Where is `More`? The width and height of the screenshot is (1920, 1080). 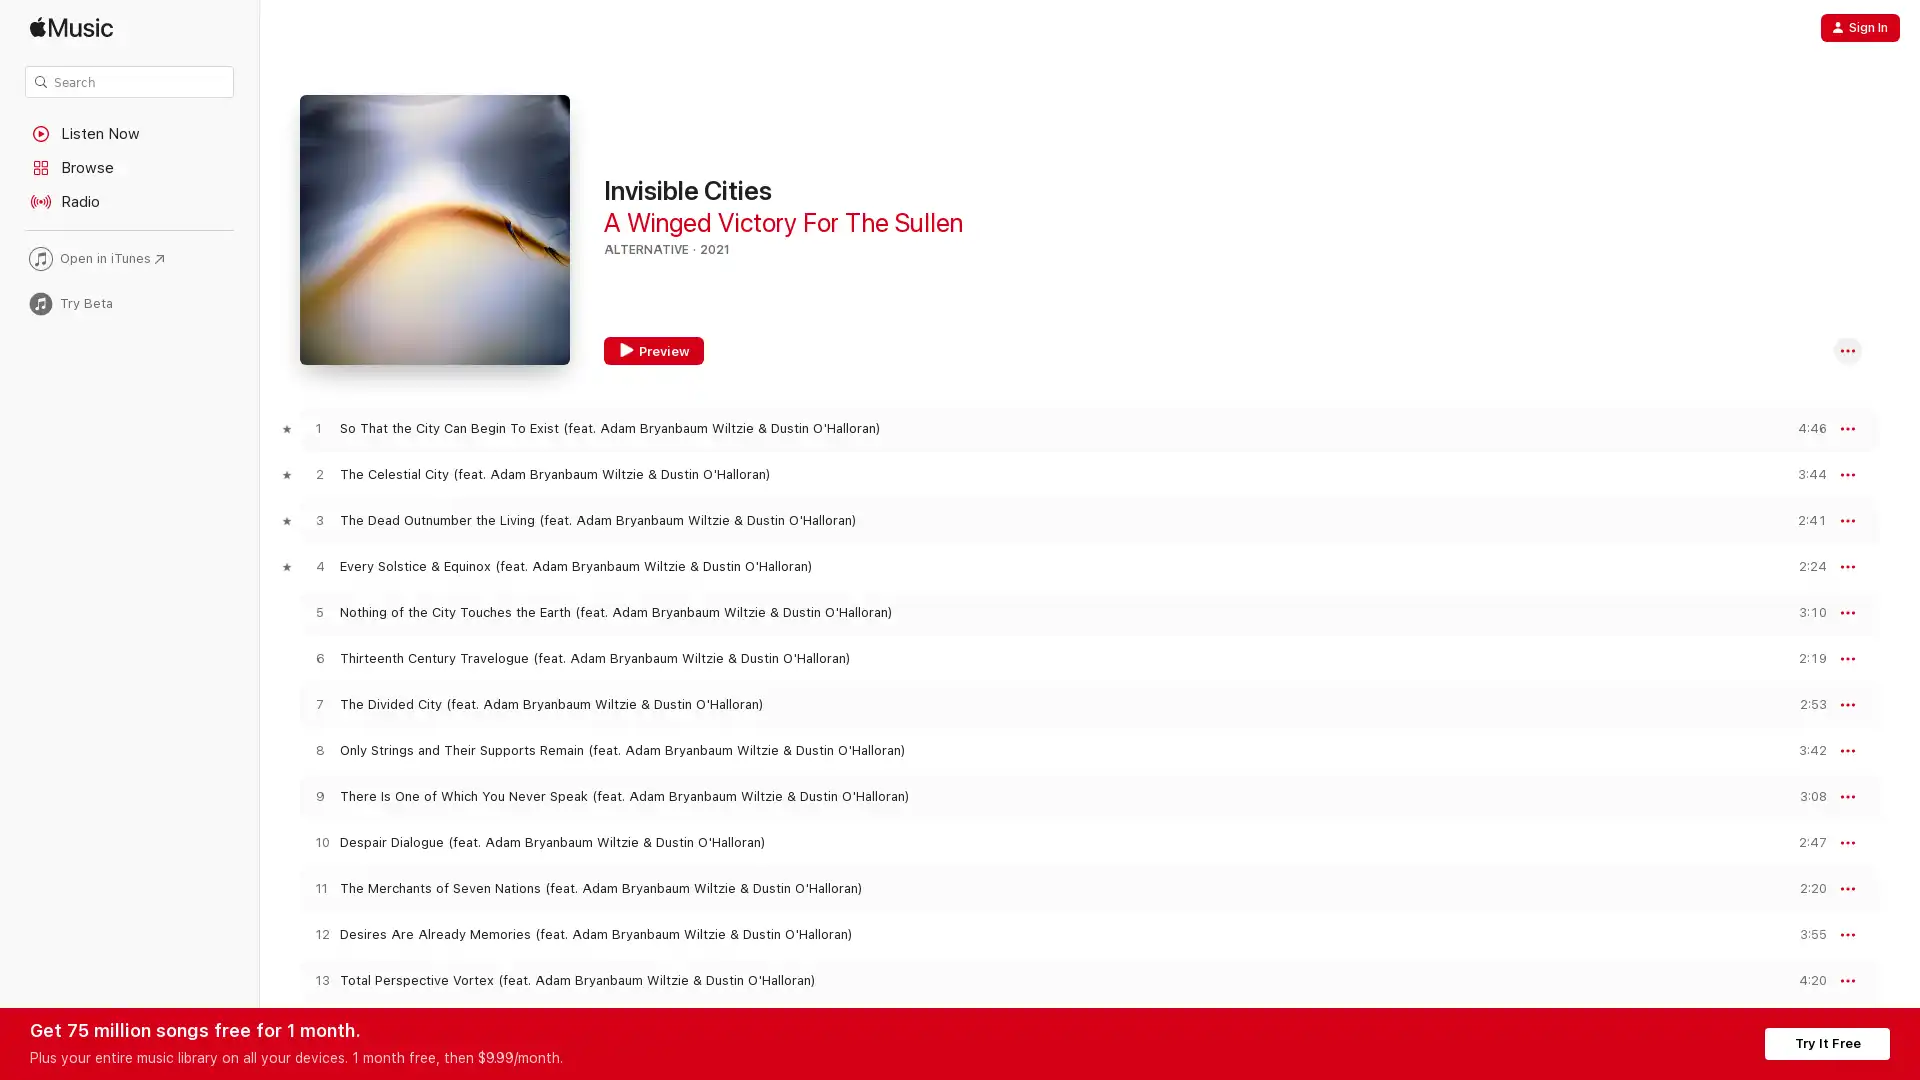
More is located at coordinates (1847, 796).